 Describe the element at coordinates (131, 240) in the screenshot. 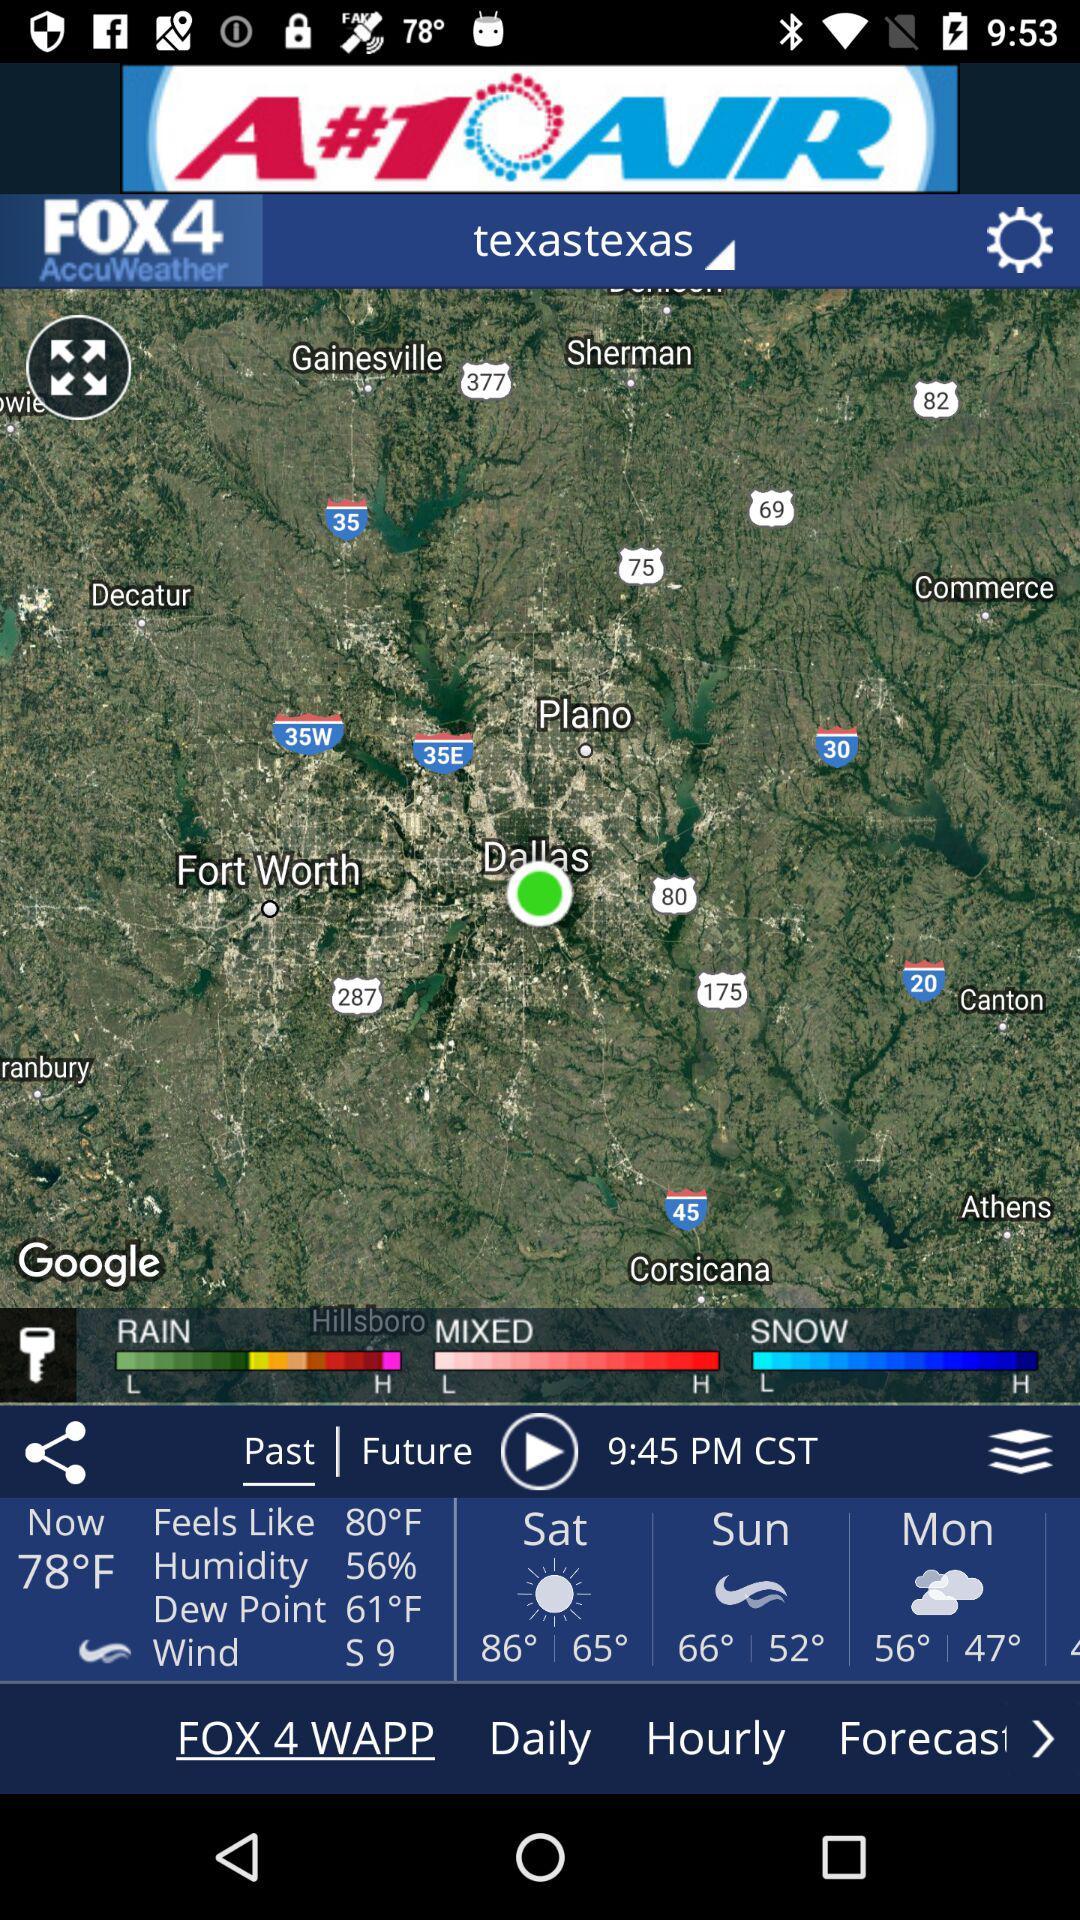

I see `the item to the left of the texastexas icon` at that location.